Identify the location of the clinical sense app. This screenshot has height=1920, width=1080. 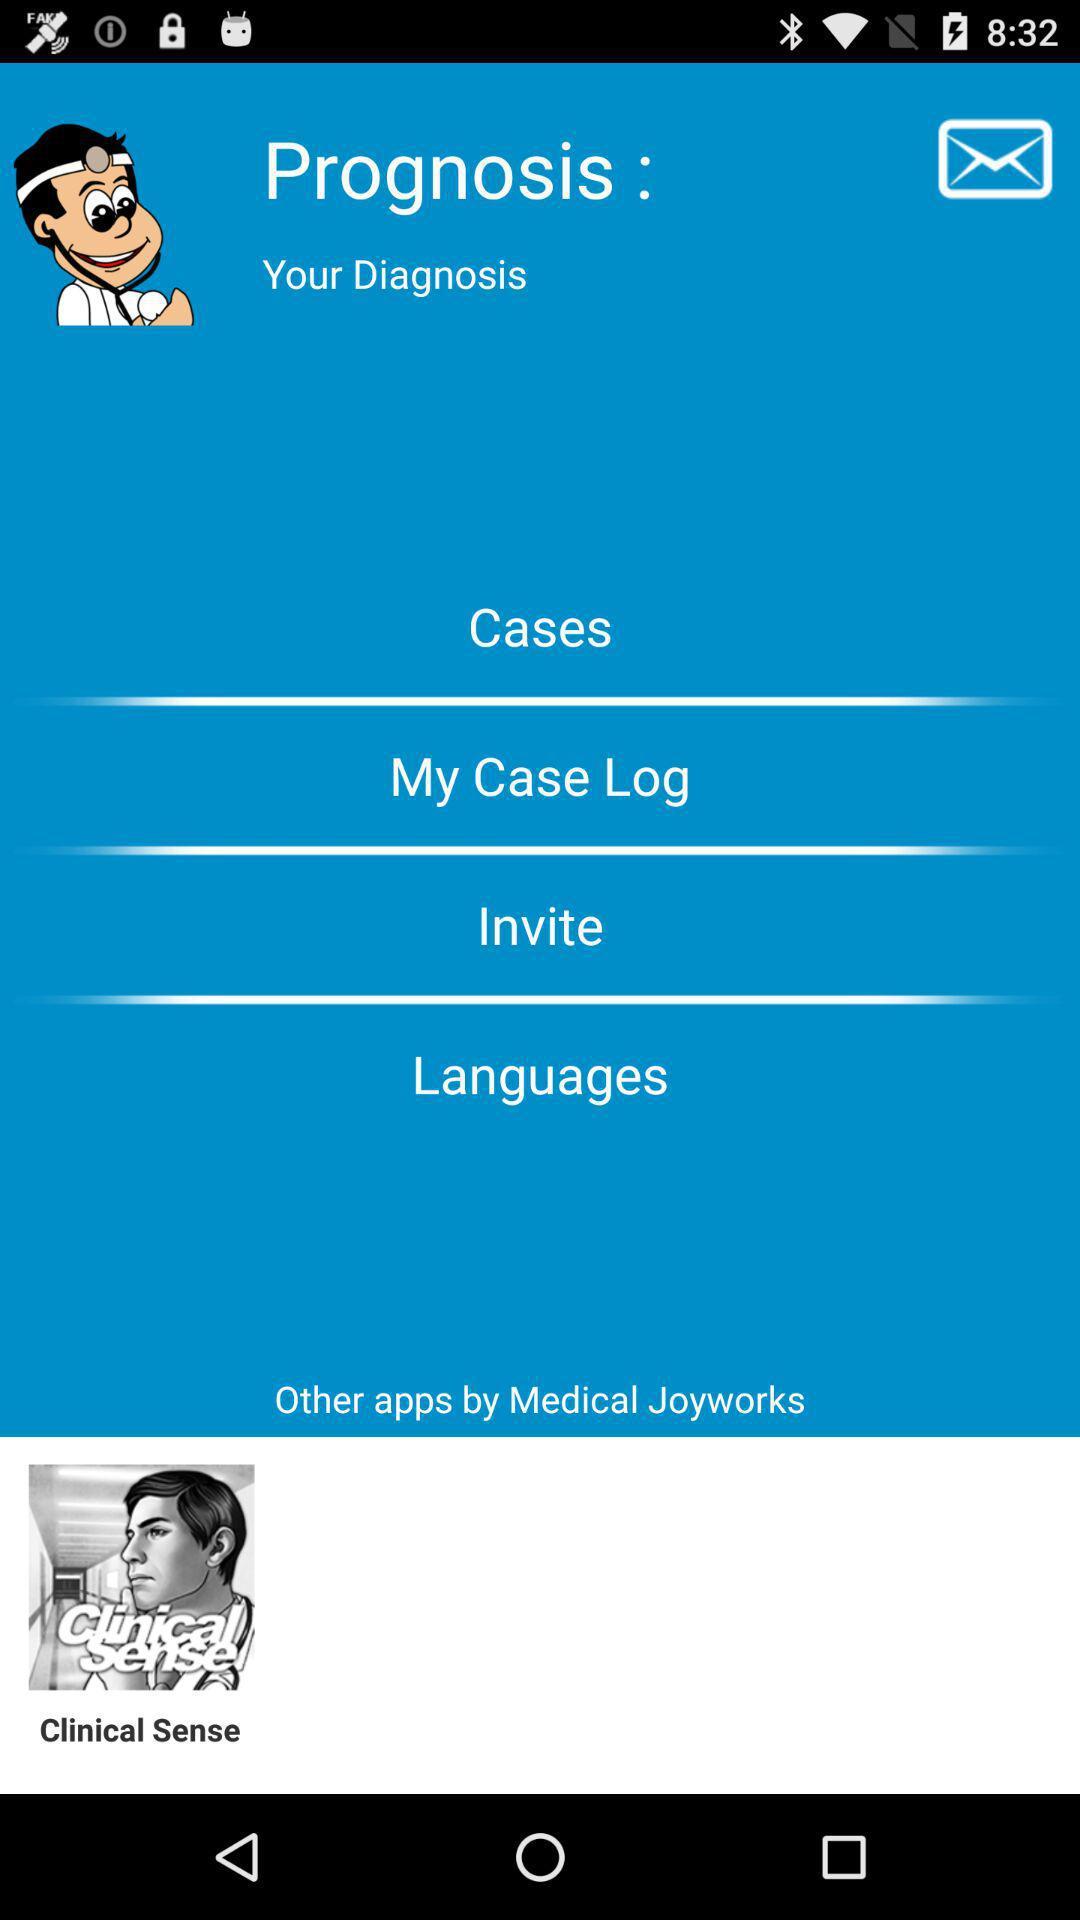
(150, 1728).